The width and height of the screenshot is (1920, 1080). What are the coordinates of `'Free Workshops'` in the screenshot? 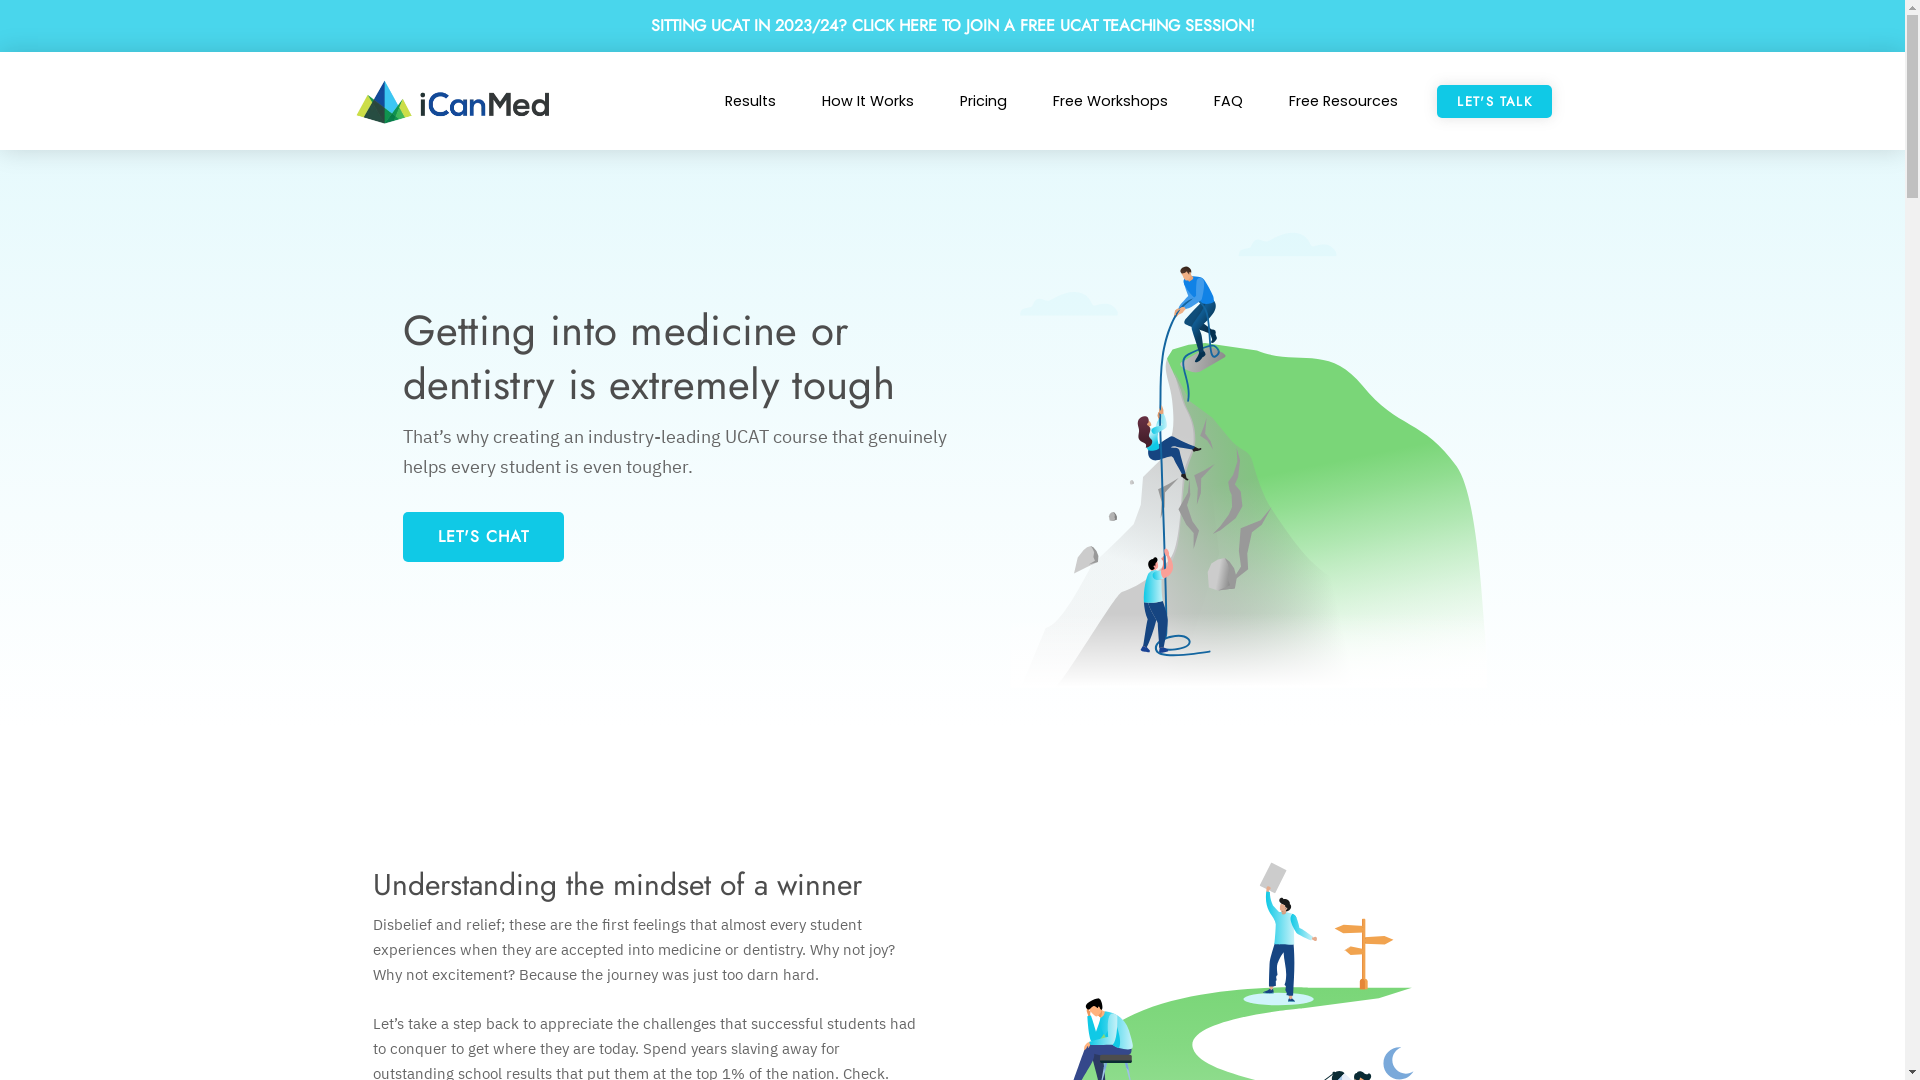 It's located at (1032, 100).